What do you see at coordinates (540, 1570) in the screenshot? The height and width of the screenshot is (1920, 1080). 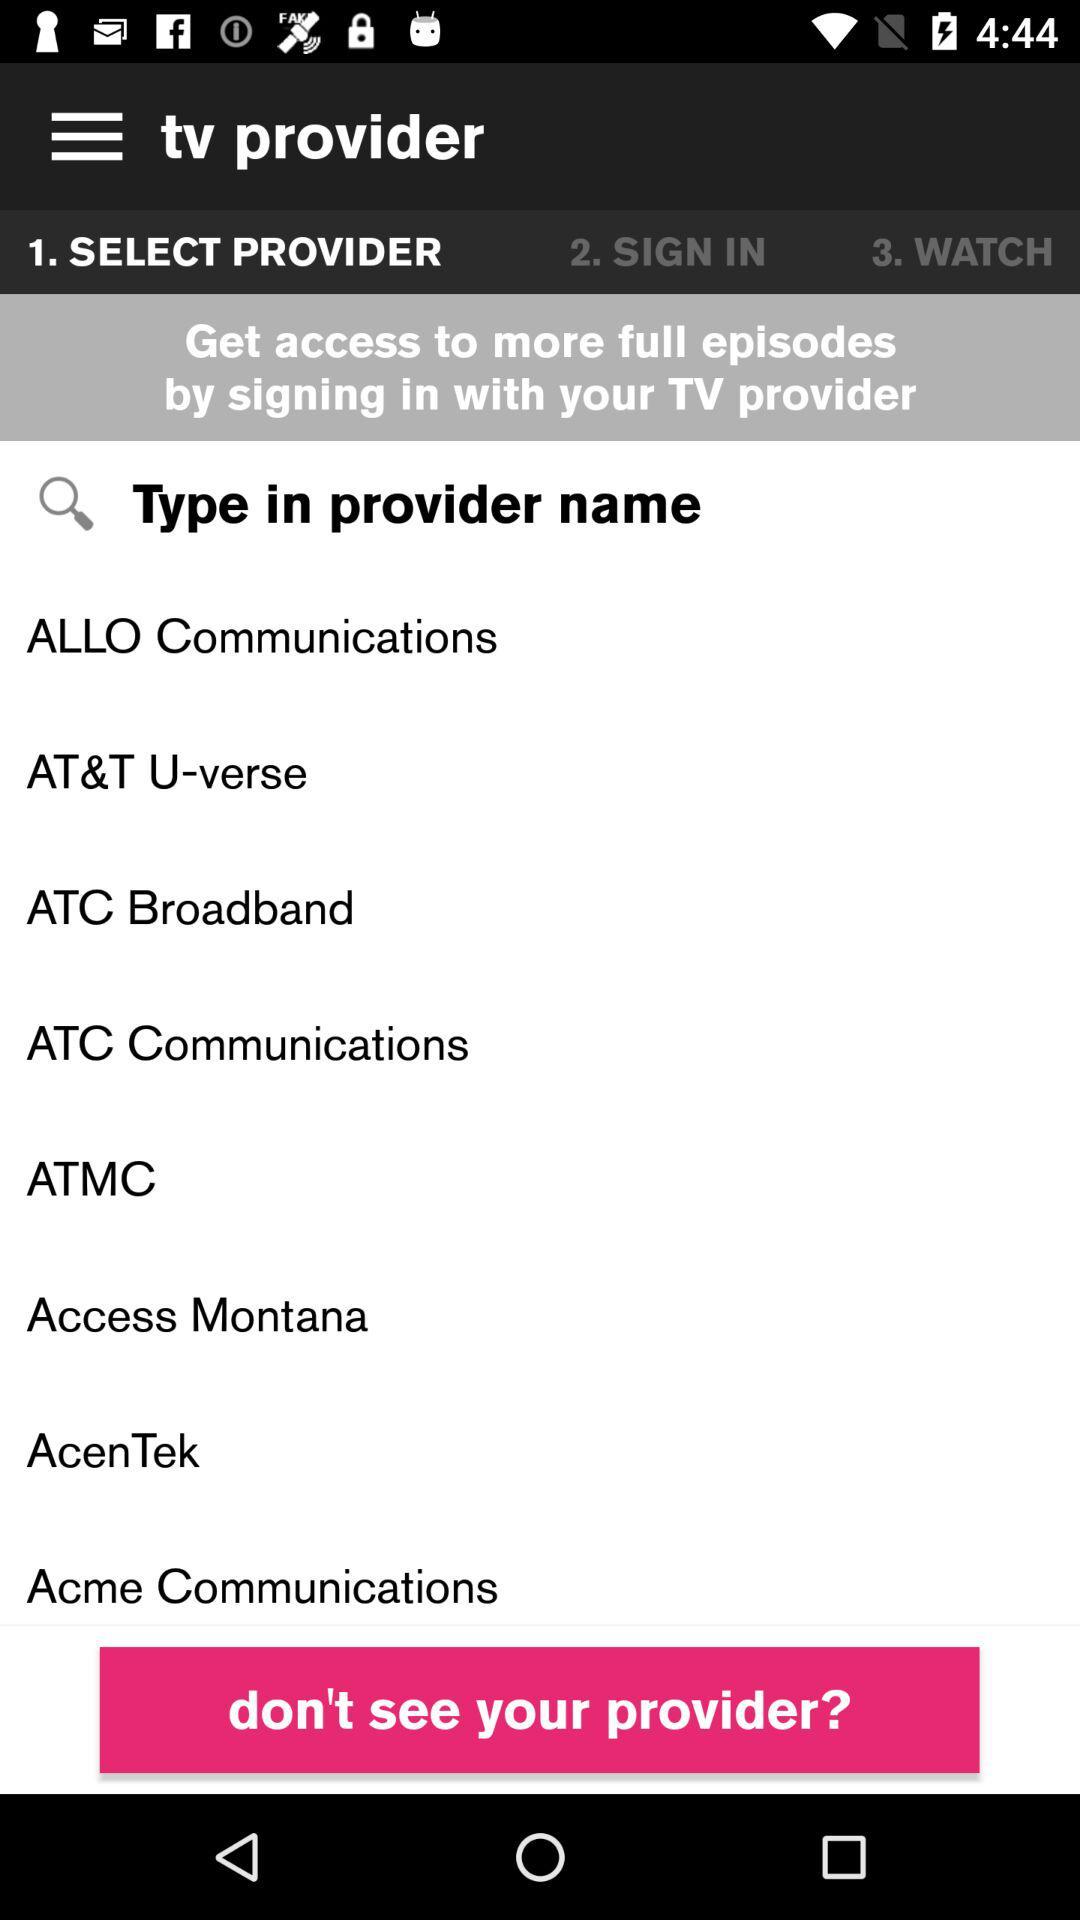 I see `the item below the acentek` at bounding box center [540, 1570].